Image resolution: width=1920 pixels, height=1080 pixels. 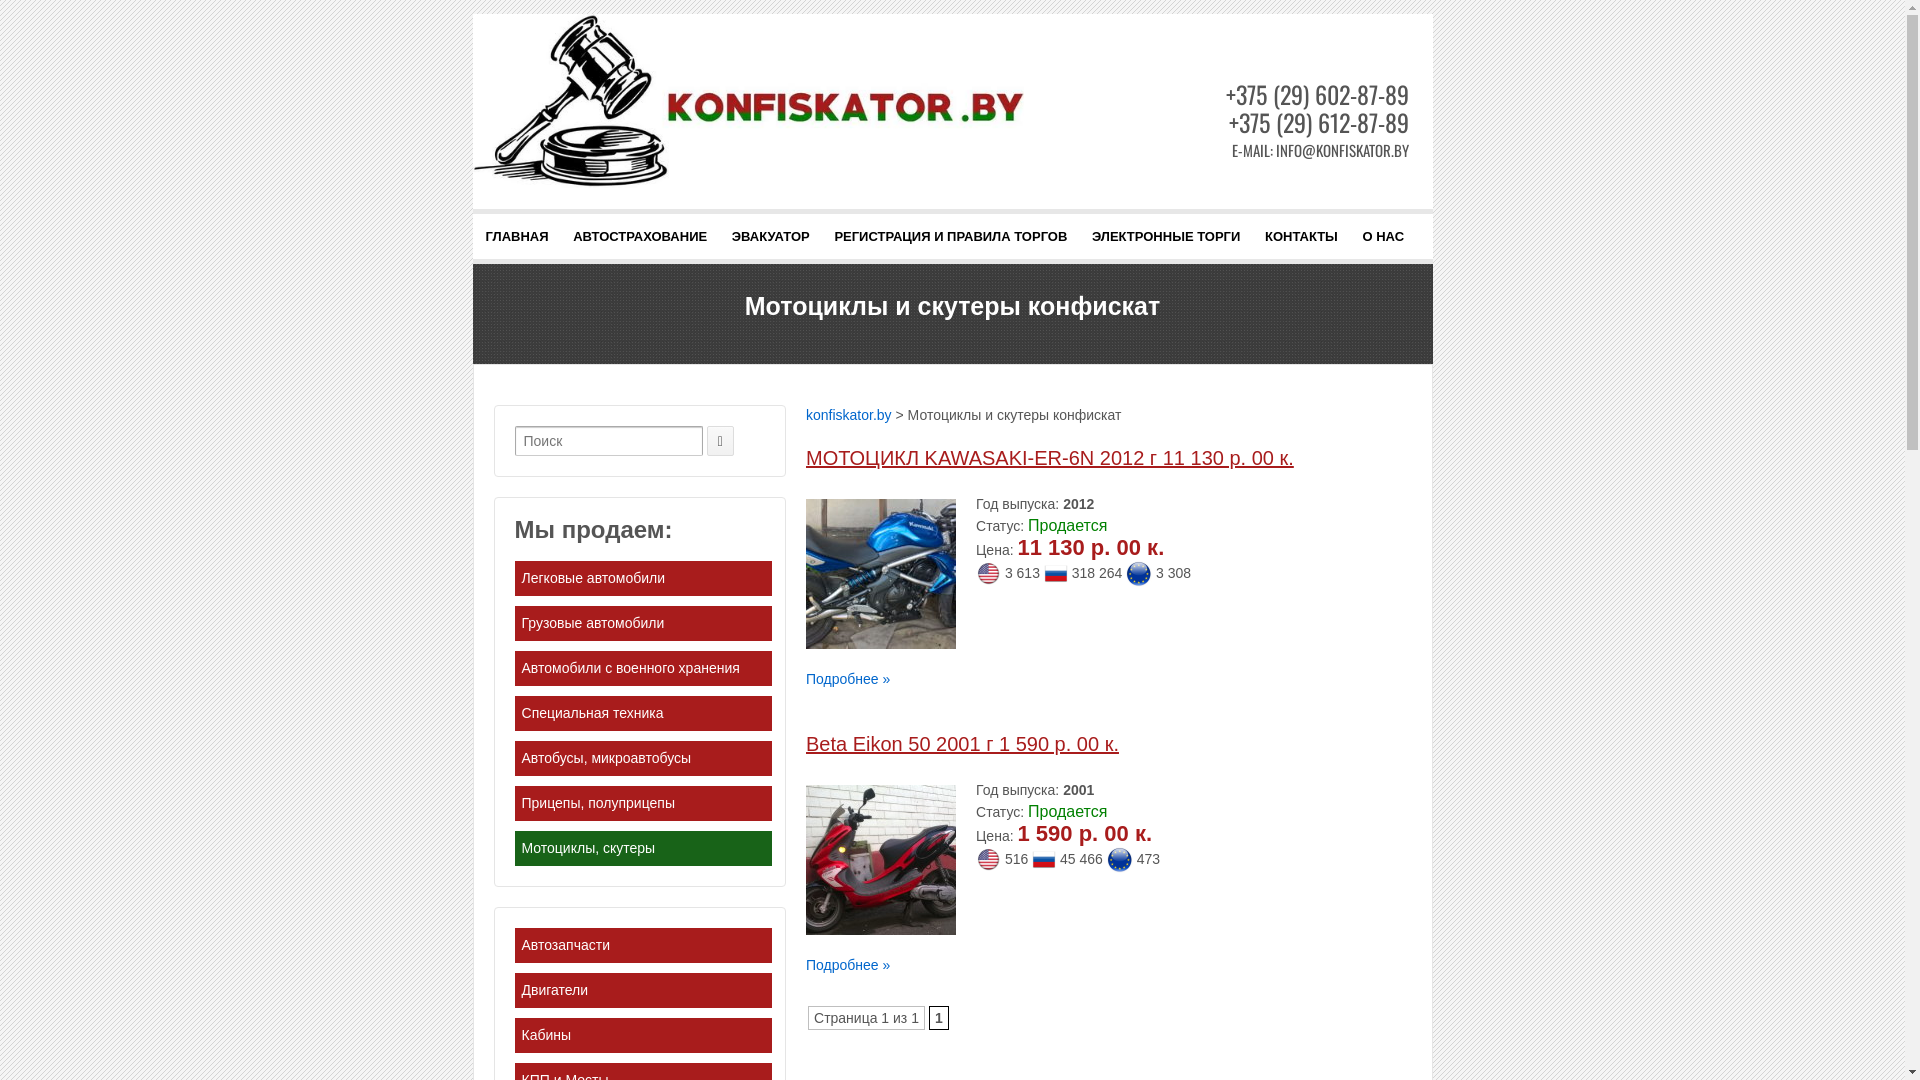 What do you see at coordinates (806, 414) in the screenshot?
I see `'konfiskator.by'` at bounding box center [806, 414].